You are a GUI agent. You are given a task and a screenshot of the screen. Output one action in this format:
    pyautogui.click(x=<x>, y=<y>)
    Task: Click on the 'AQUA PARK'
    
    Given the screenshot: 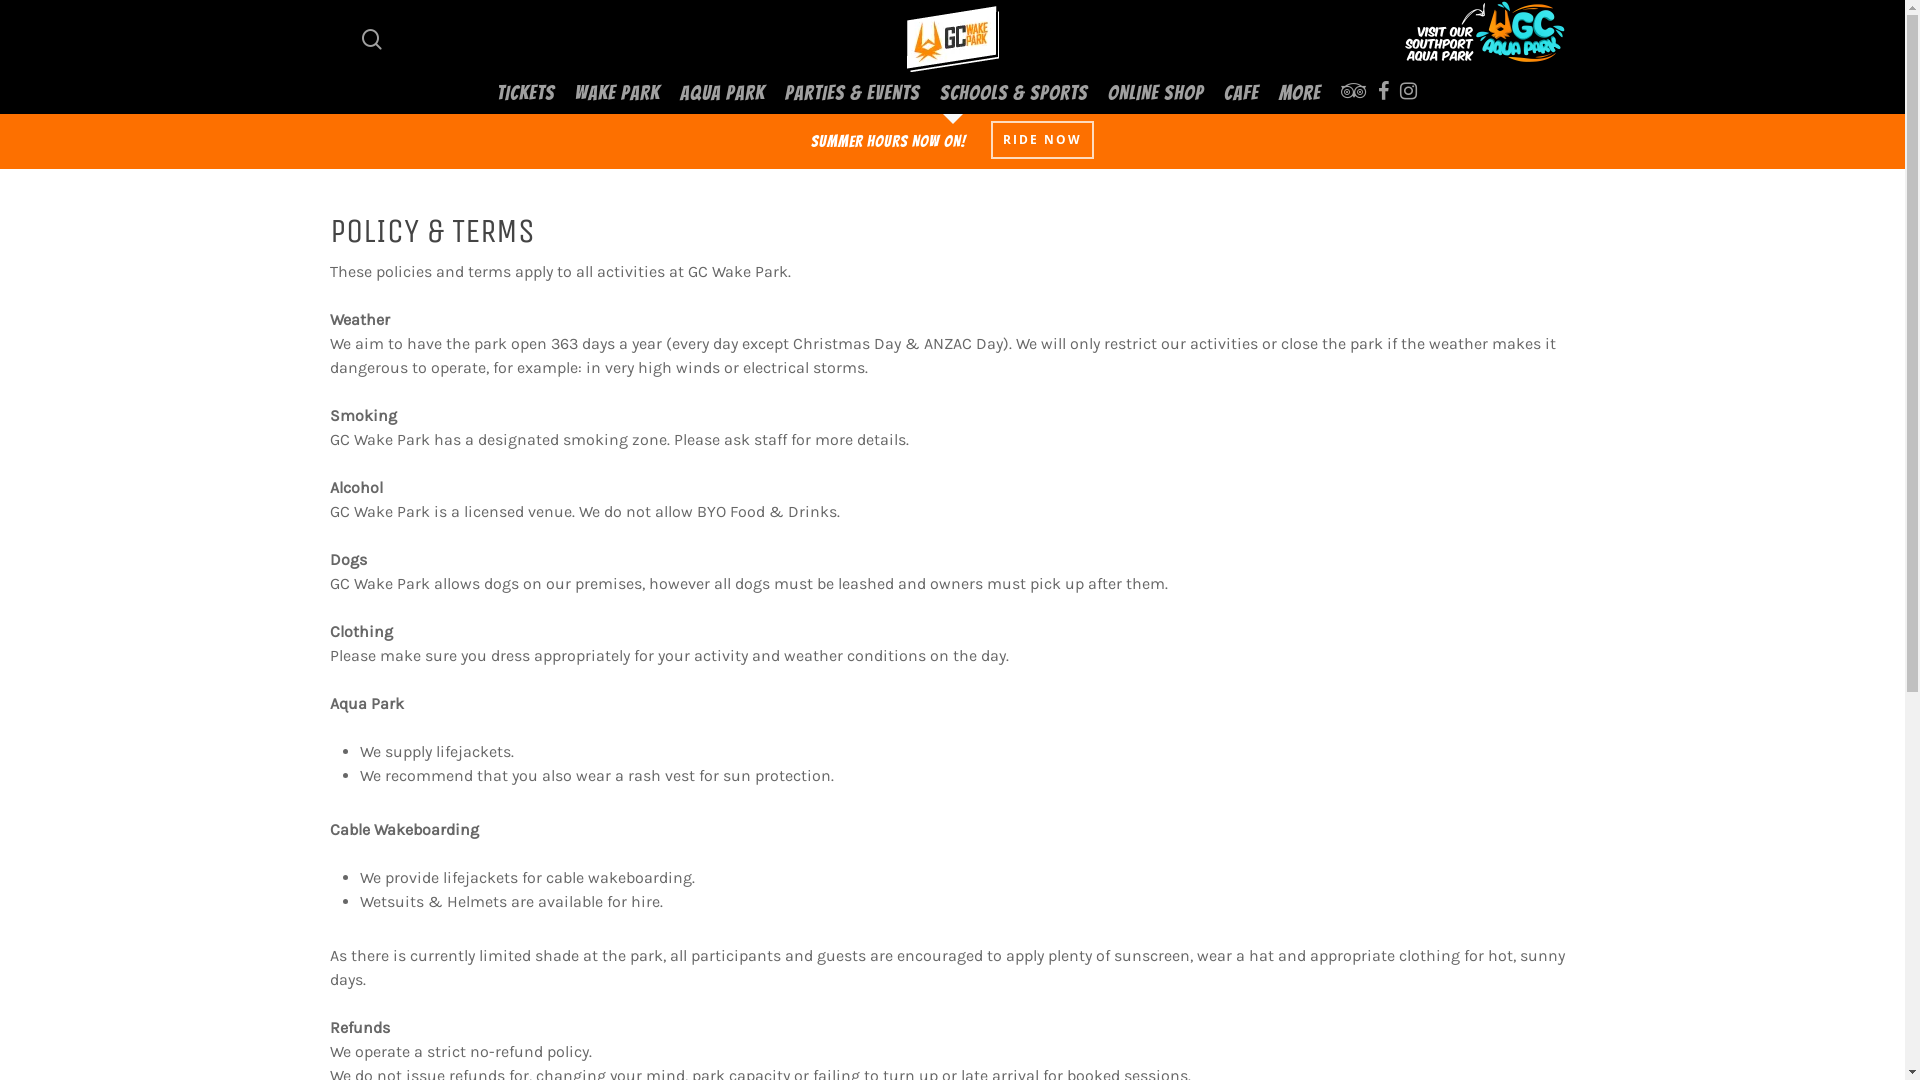 What is the action you would take?
    pyautogui.click(x=721, y=92)
    